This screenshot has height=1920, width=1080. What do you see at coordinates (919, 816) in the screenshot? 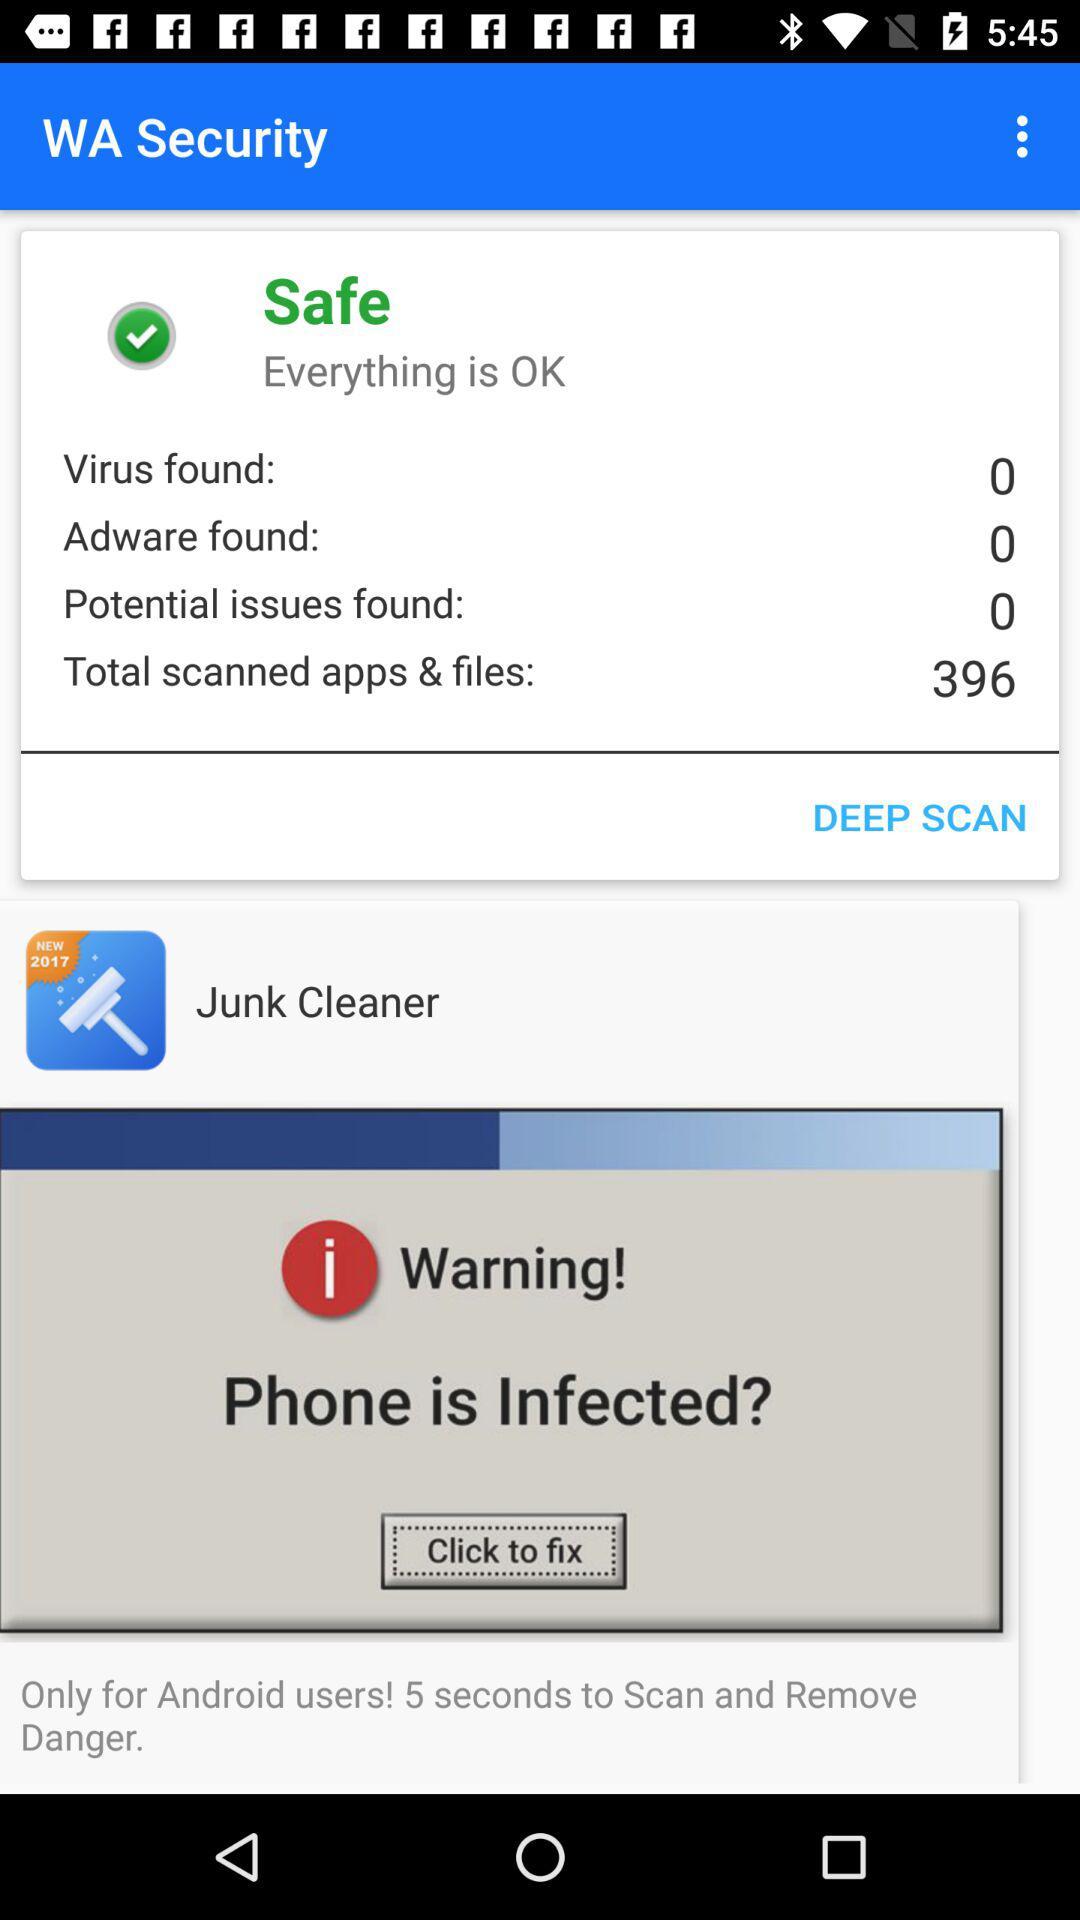
I see `the deep scan icon` at bounding box center [919, 816].